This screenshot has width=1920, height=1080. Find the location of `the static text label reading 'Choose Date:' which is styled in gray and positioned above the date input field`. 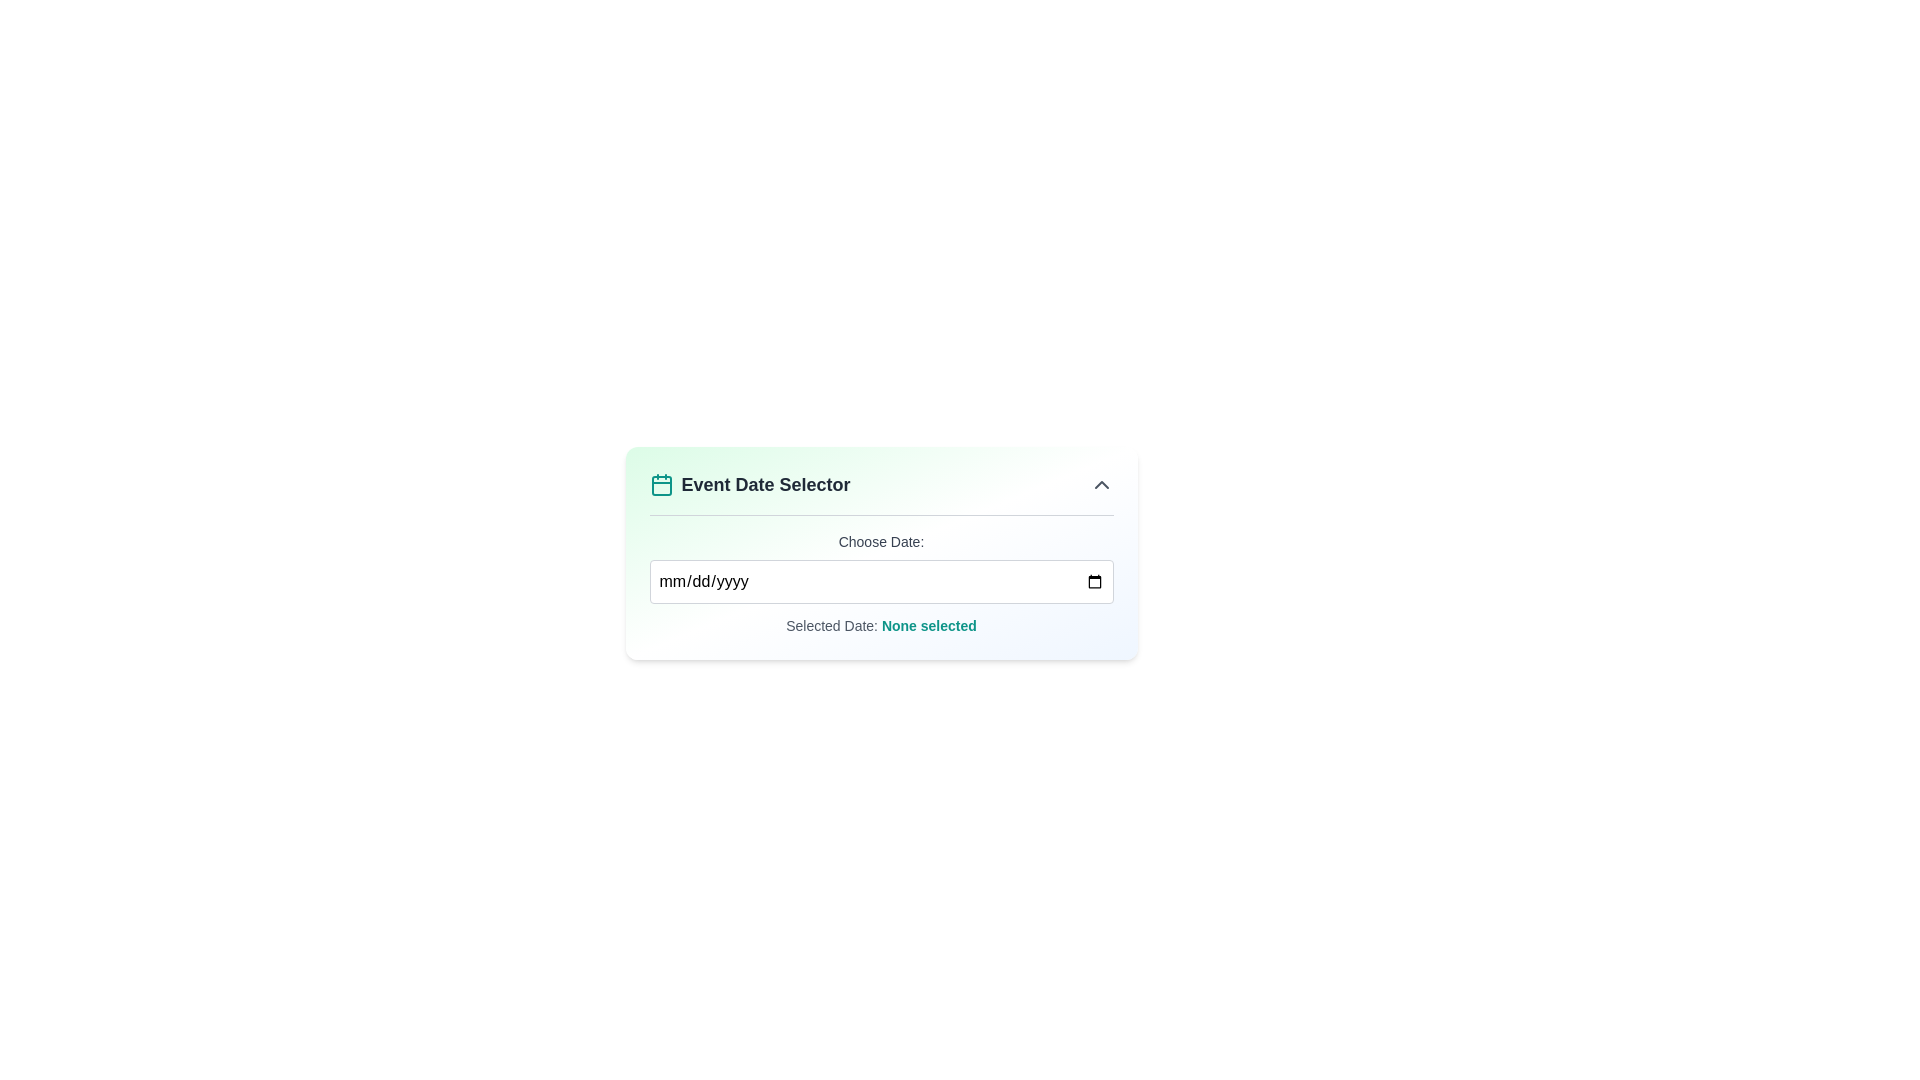

the static text label reading 'Choose Date:' which is styled in gray and positioned above the date input field is located at coordinates (880, 542).